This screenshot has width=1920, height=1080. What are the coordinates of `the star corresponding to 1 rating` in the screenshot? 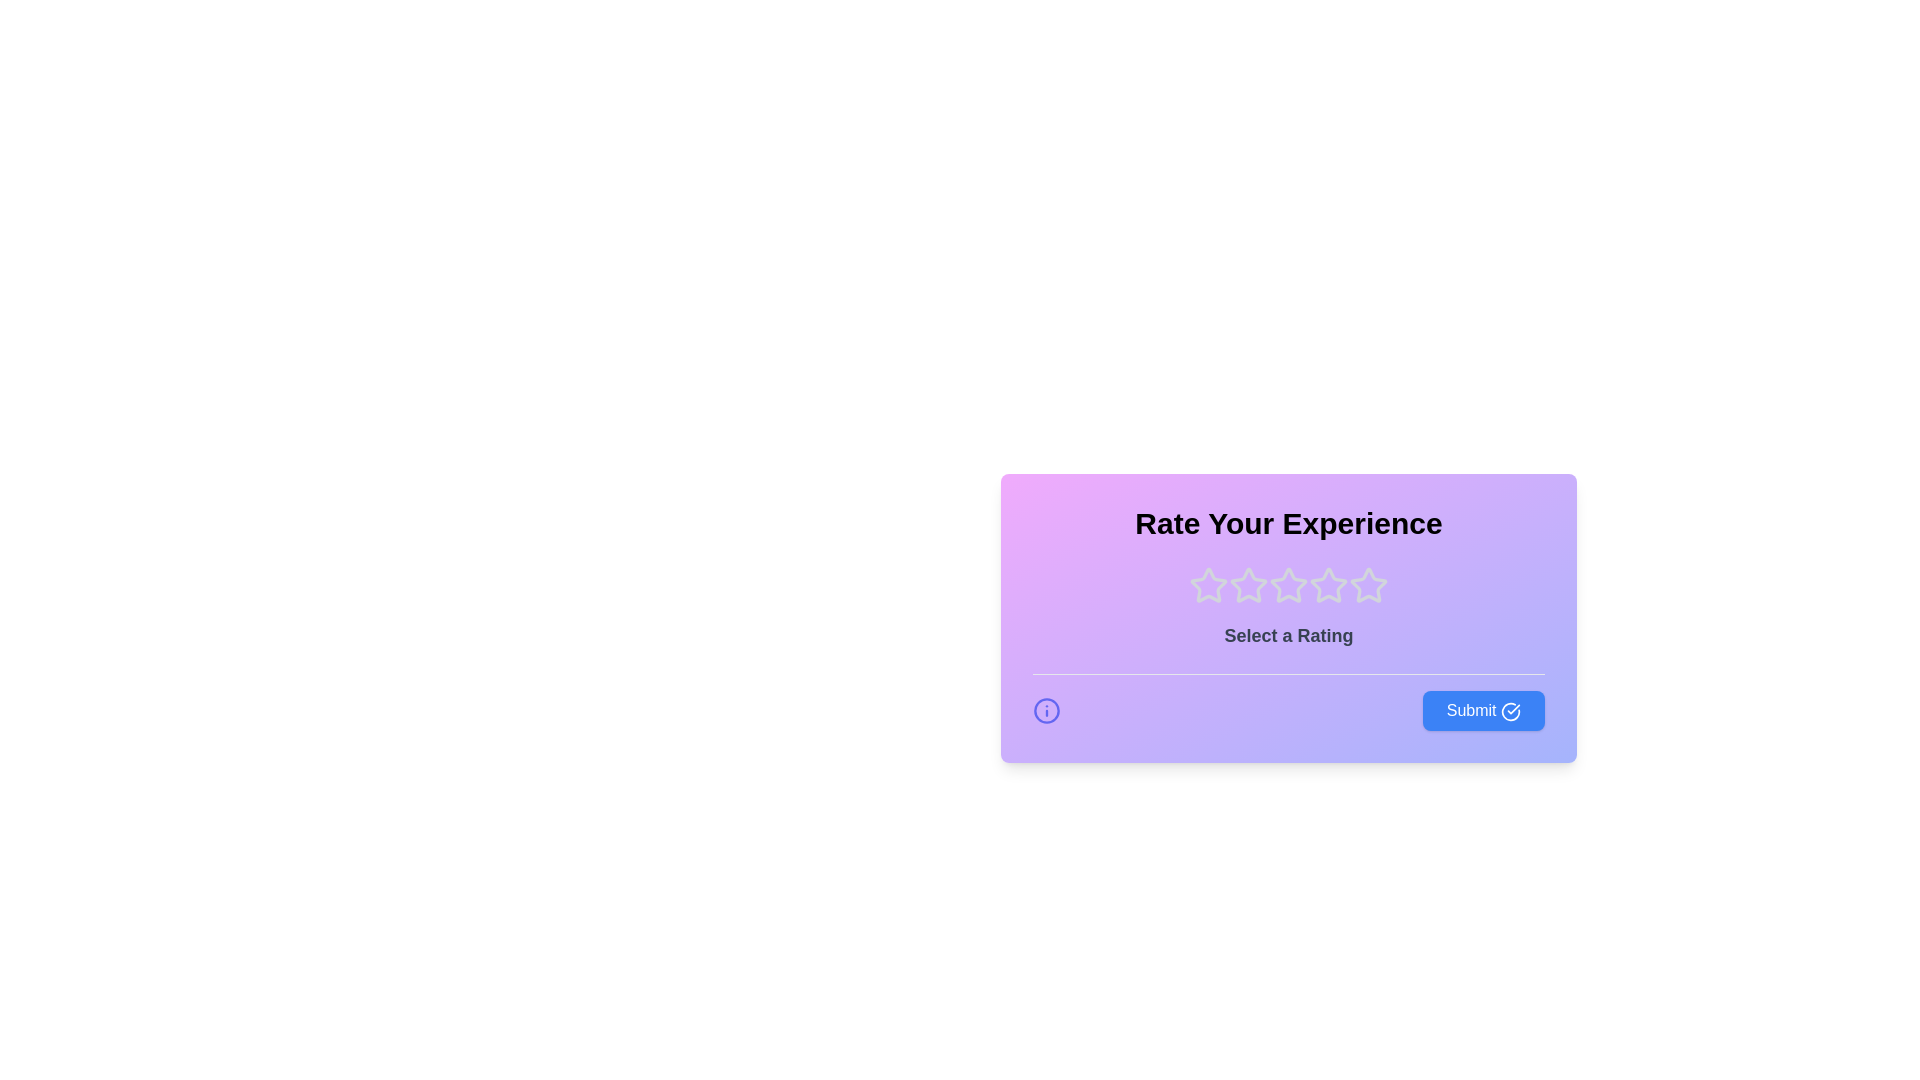 It's located at (1208, 585).